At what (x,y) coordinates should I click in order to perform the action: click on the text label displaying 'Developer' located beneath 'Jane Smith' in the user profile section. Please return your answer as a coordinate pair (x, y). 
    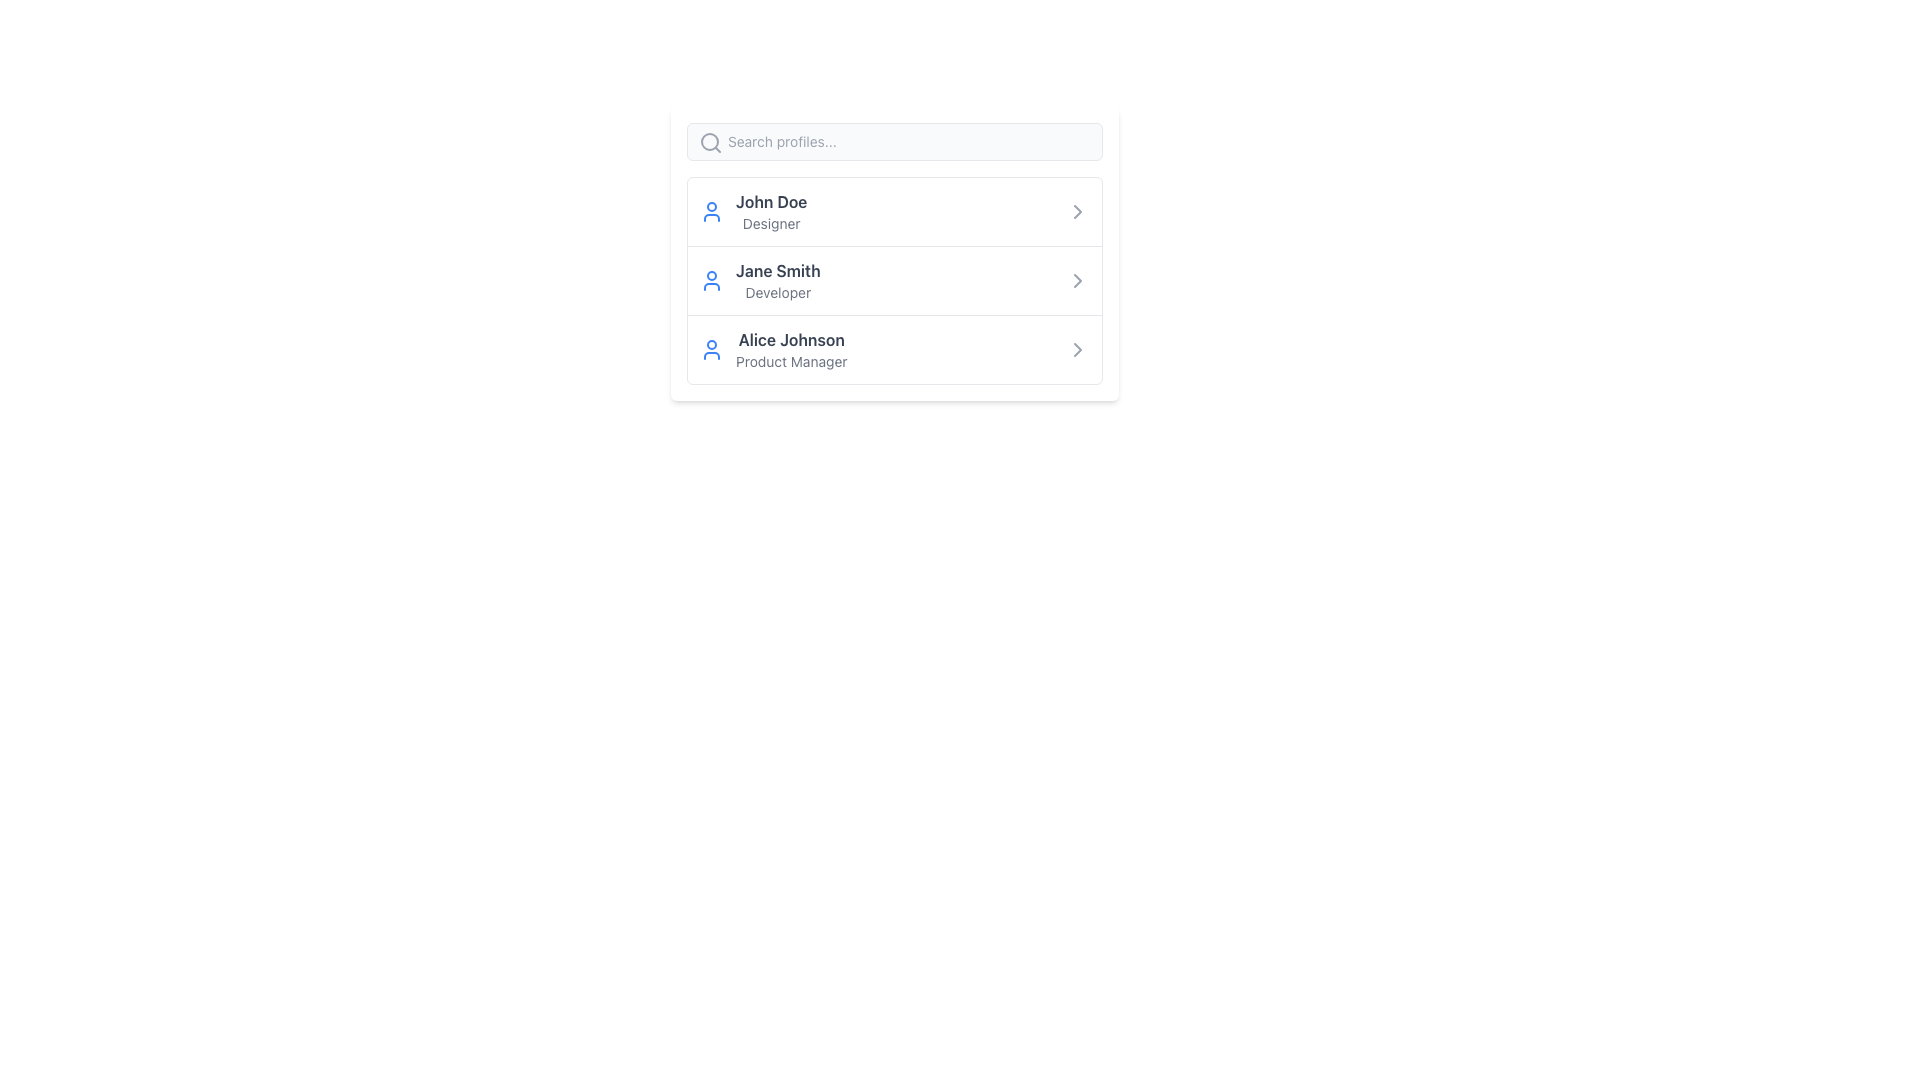
    Looking at the image, I should click on (777, 293).